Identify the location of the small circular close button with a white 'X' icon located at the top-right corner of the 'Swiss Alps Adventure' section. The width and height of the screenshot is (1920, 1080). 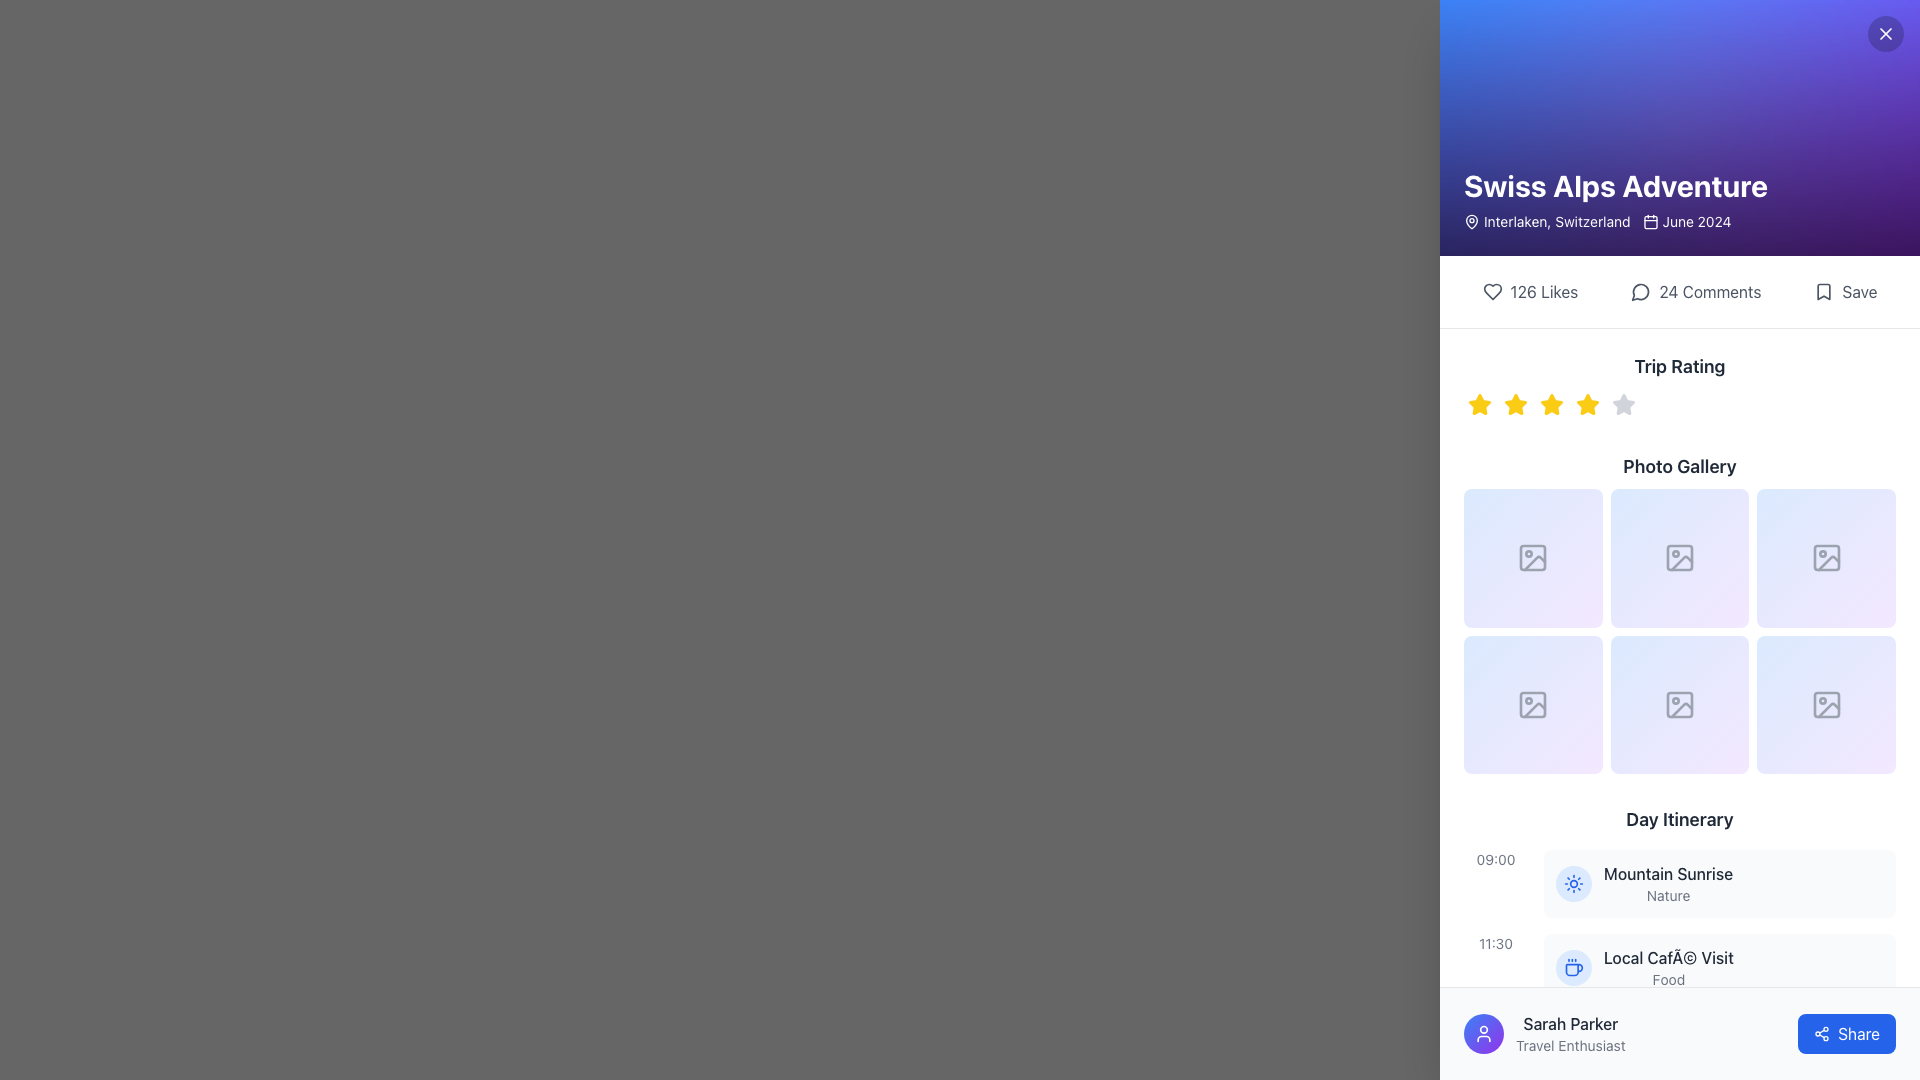
(1885, 34).